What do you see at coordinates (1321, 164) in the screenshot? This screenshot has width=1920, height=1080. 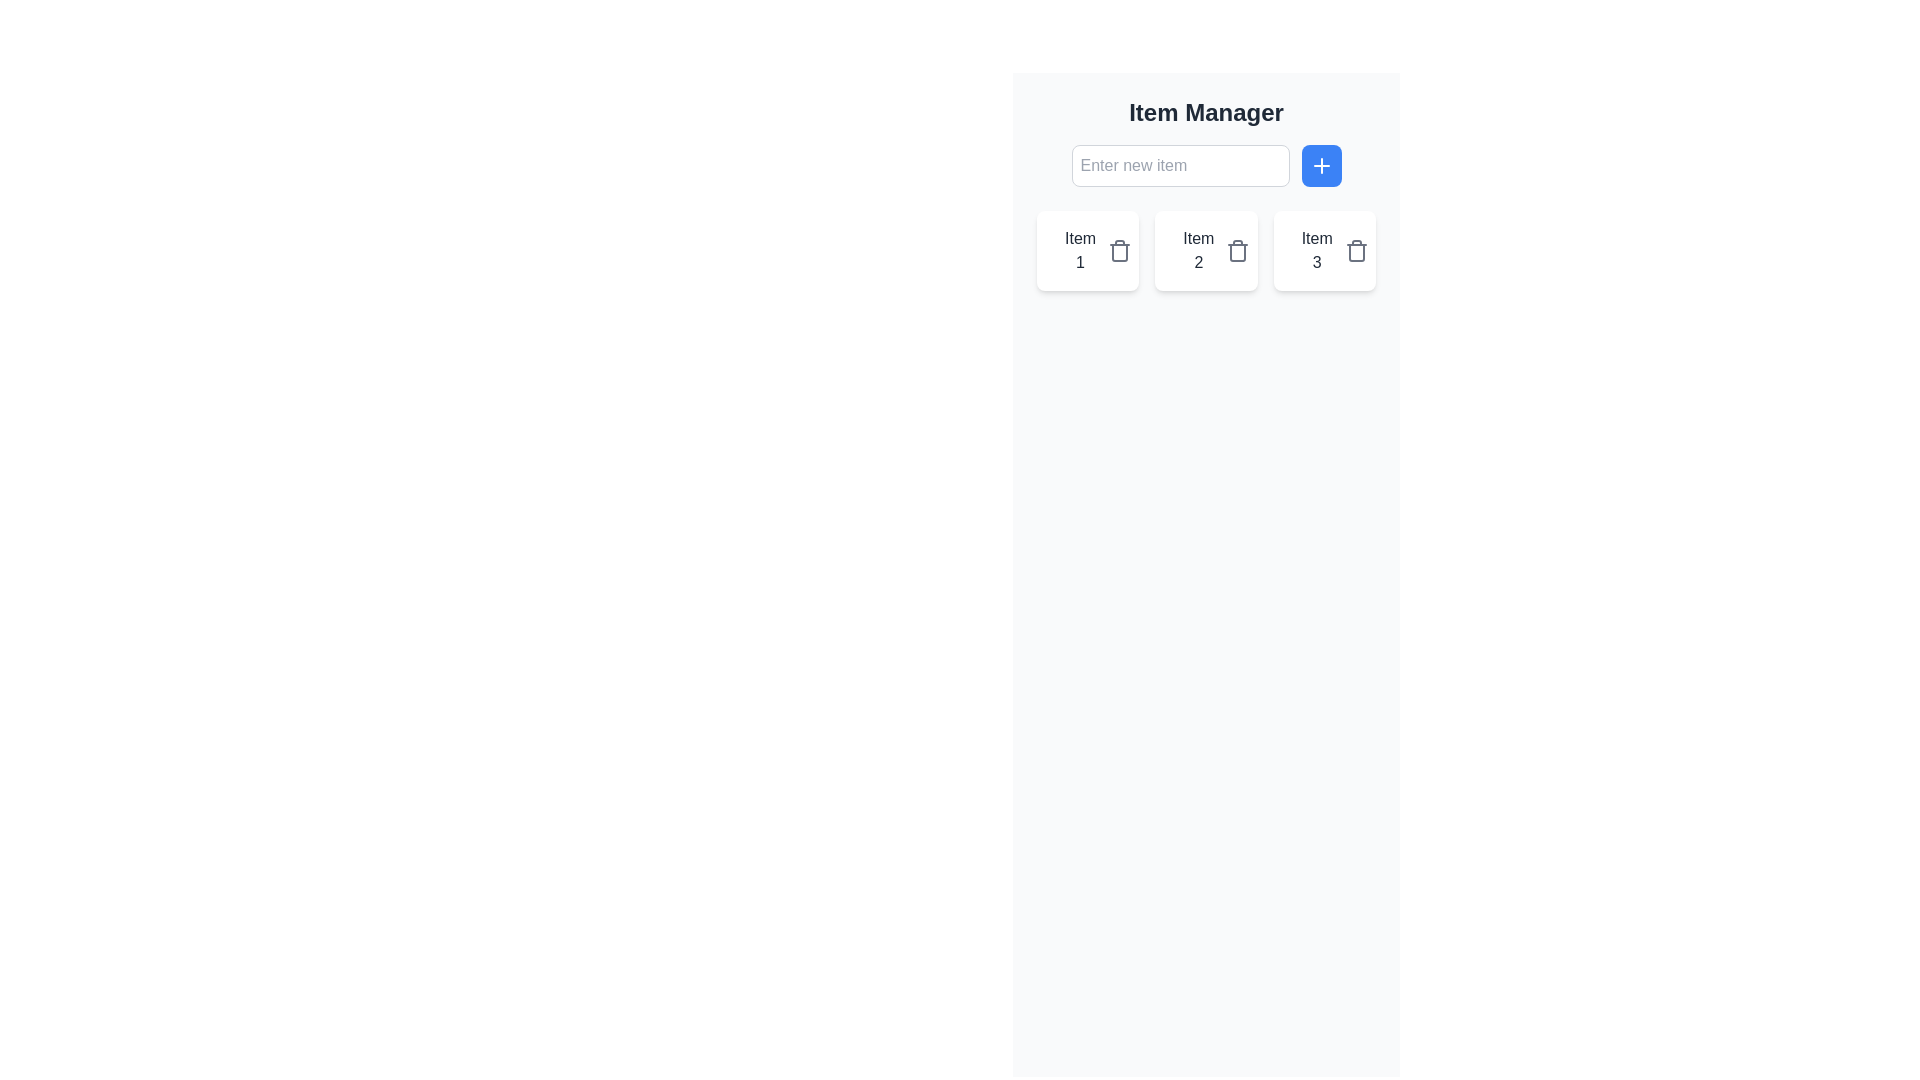 I see `the blue button with a white plus sign icon located in the top-right corner of the 'Item Manager' section` at bounding box center [1321, 164].